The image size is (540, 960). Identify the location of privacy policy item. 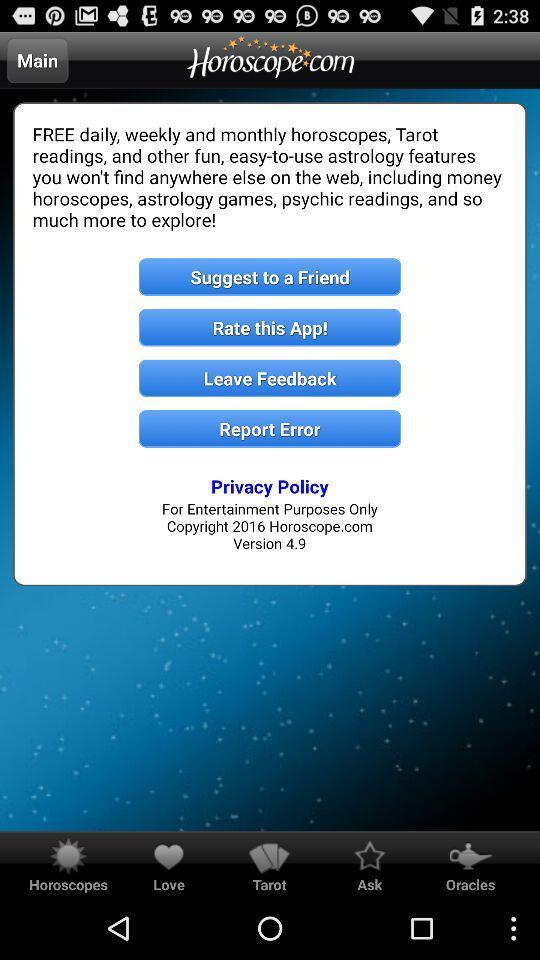
(270, 485).